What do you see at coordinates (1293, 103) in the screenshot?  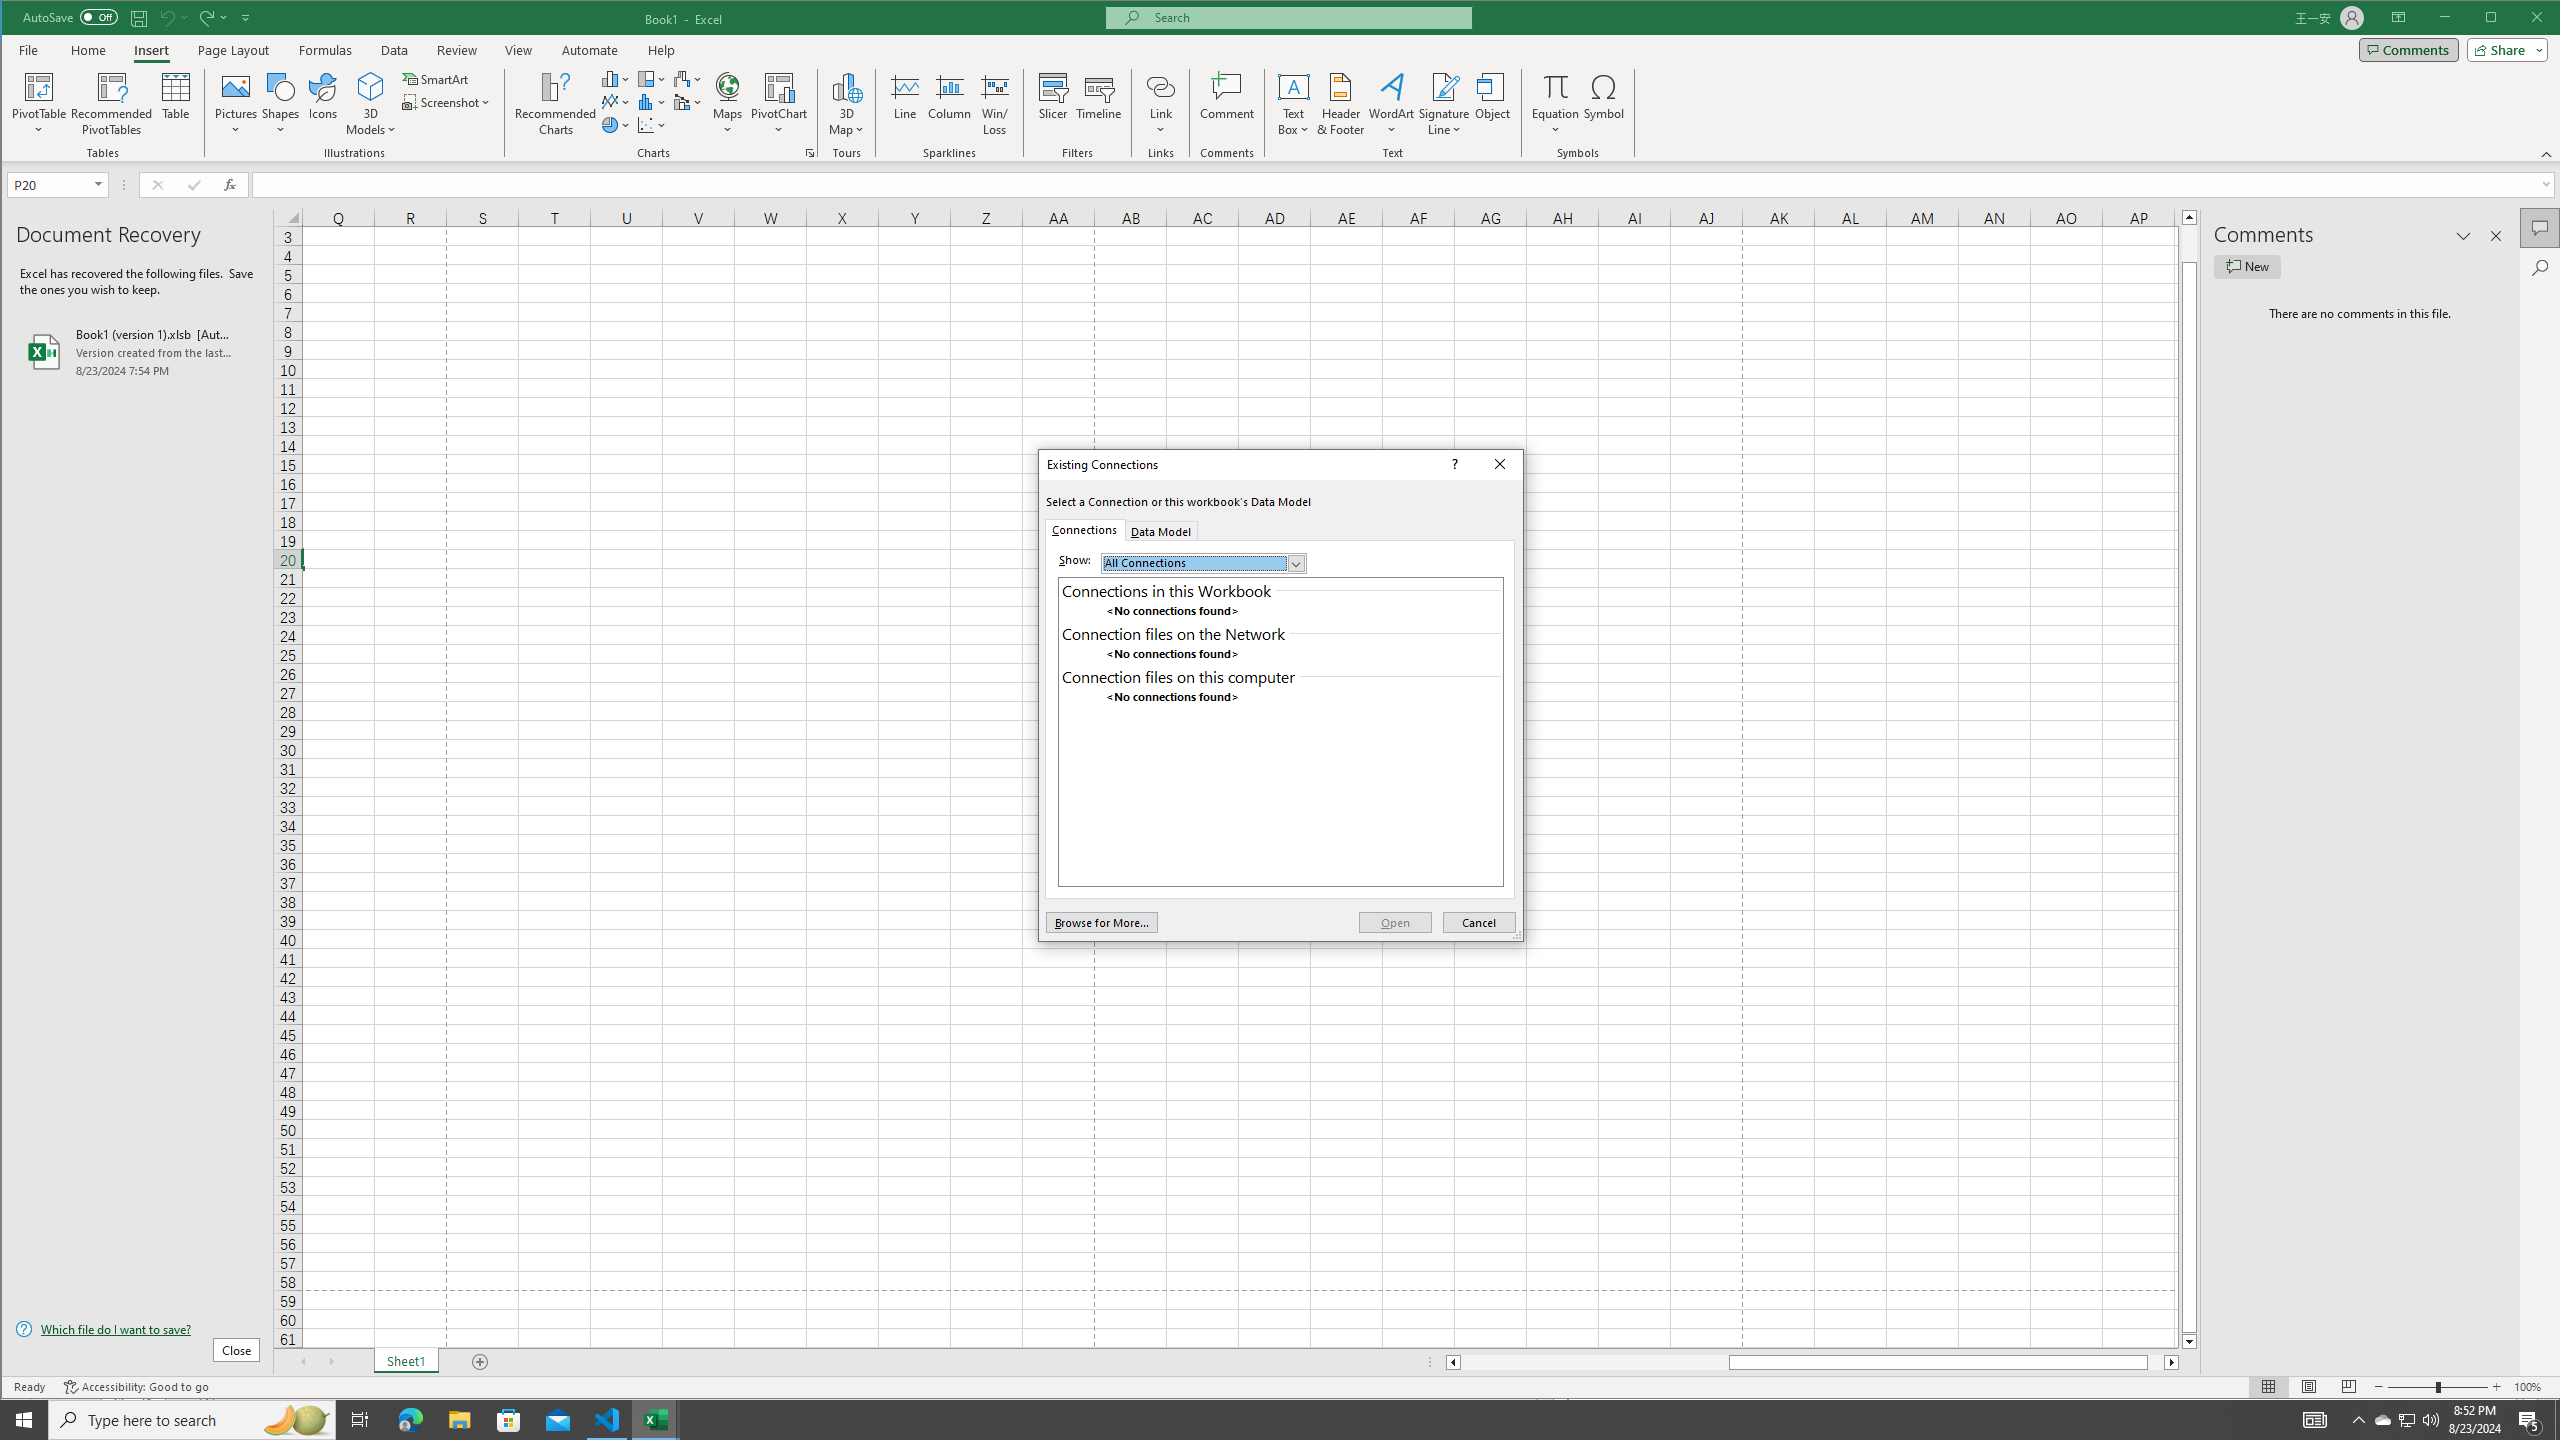 I see `'Text Box'` at bounding box center [1293, 103].